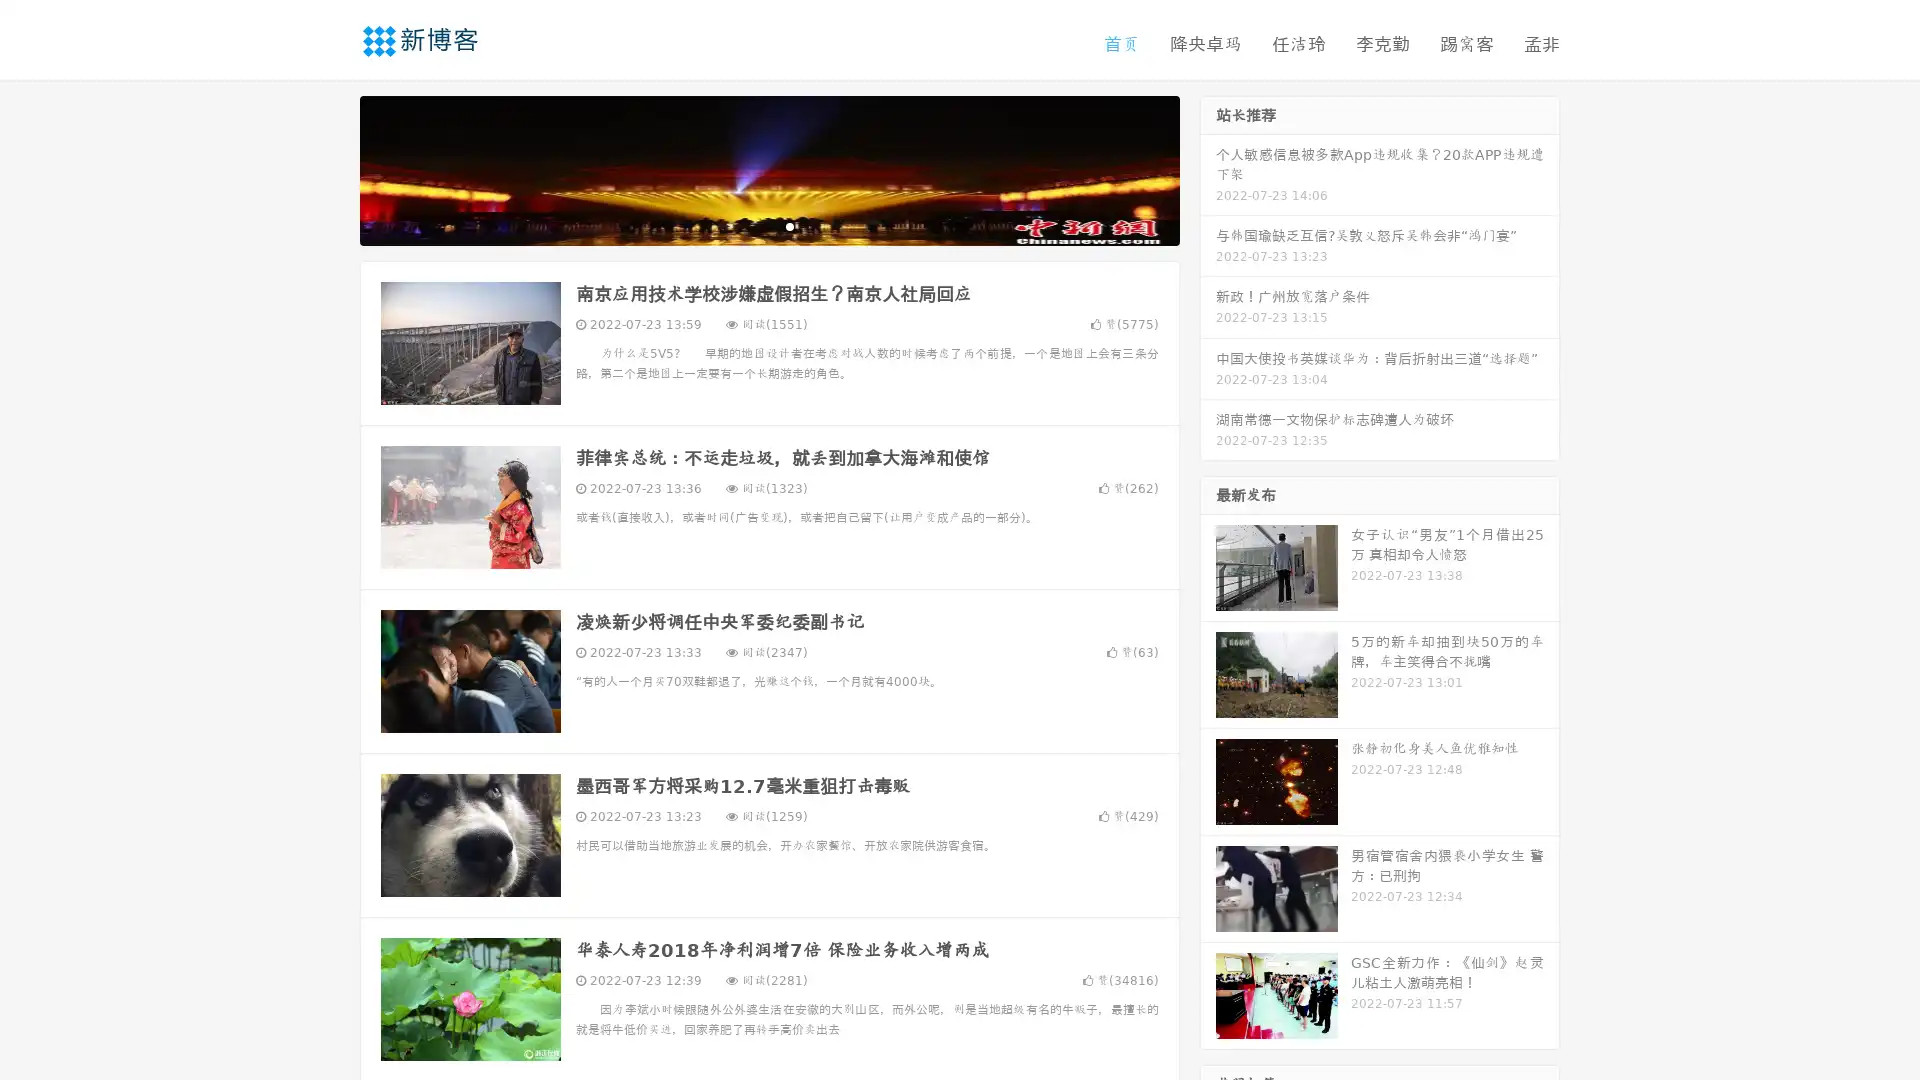 The image size is (1920, 1080). I want to click on Go to slide 2, so click(768, 225).